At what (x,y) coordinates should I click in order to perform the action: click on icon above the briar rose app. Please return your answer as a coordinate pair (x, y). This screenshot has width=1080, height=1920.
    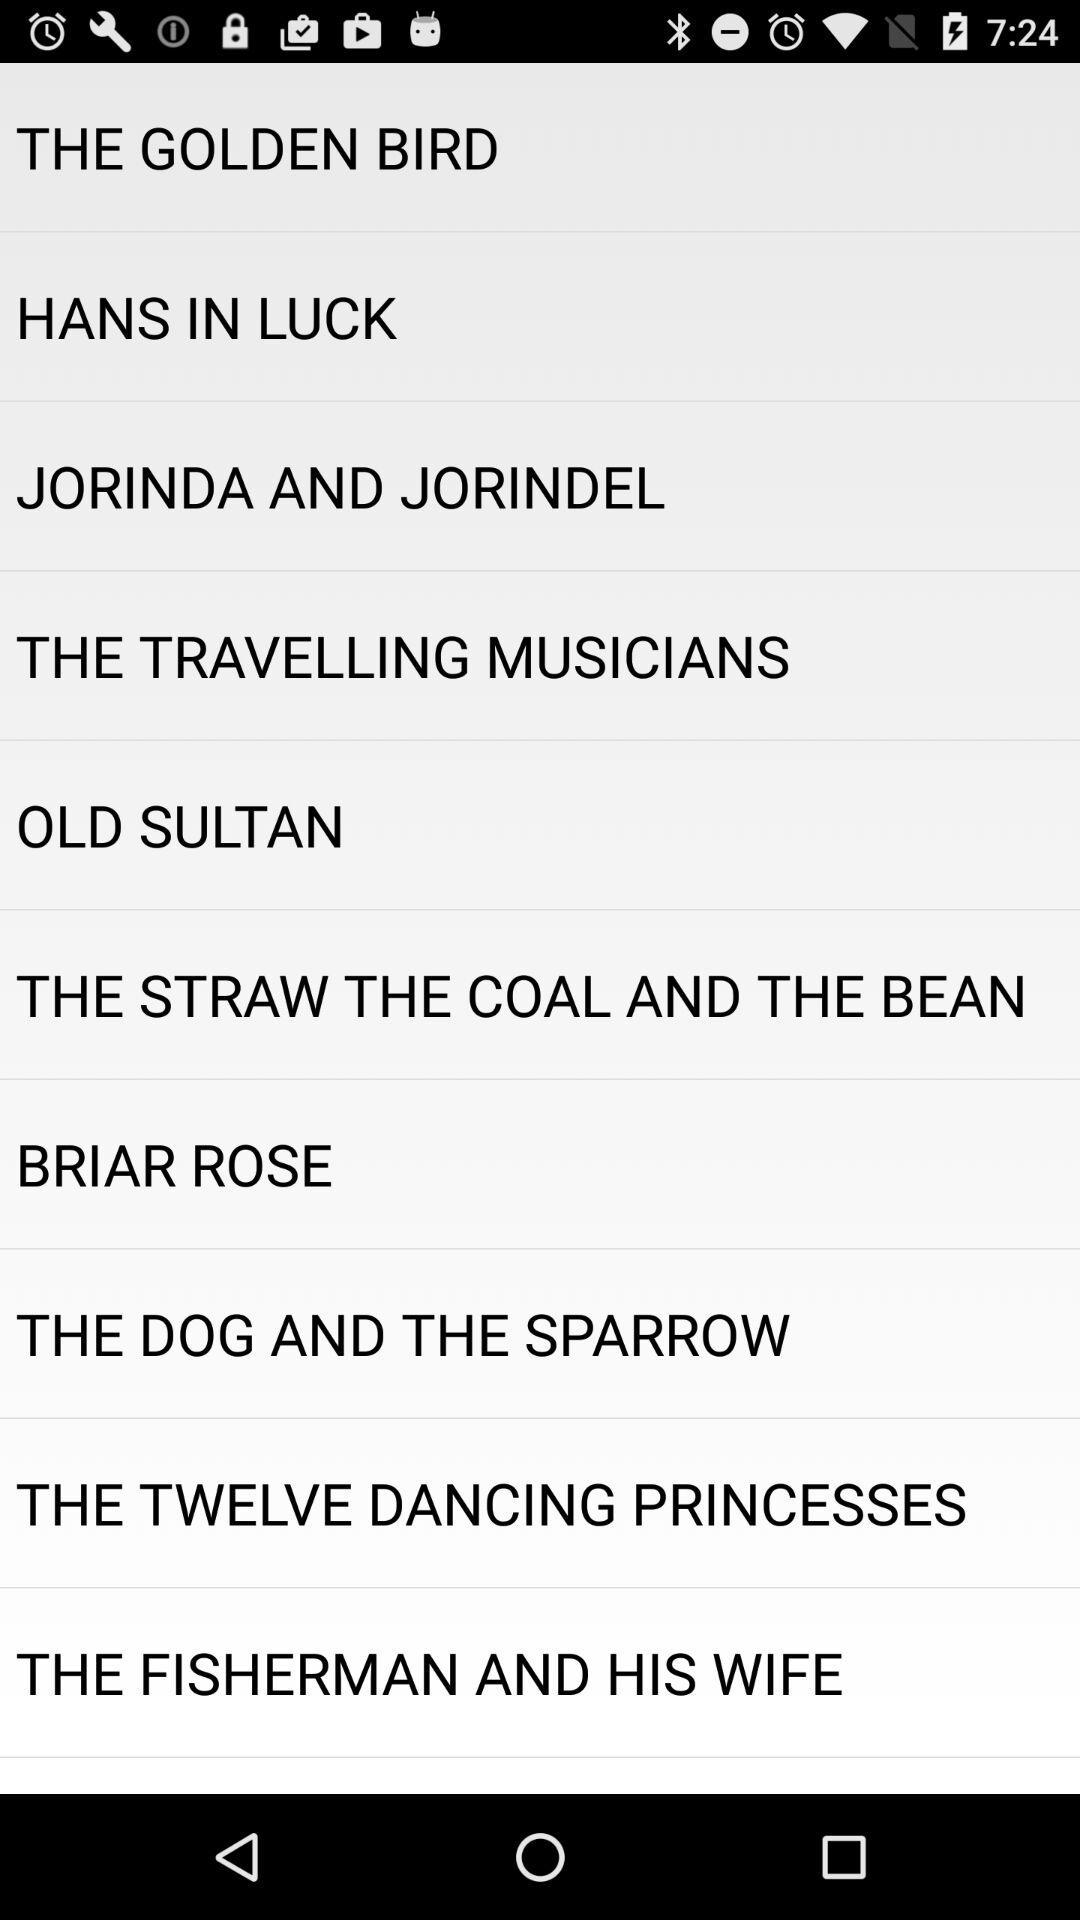
    Looking at the image, I should click on (540, 994).